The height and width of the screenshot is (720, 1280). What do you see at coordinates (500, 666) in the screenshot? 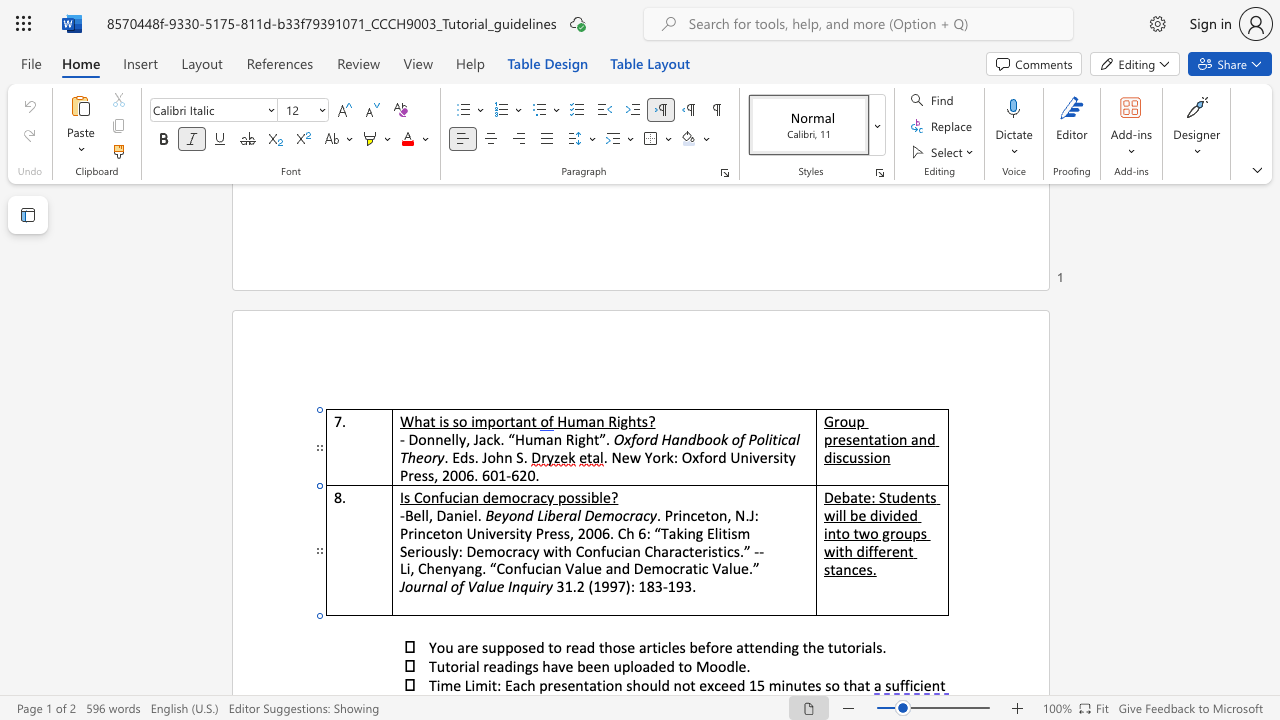
I see `the 2th character "a" in the text` at bounding box center [500, 666].